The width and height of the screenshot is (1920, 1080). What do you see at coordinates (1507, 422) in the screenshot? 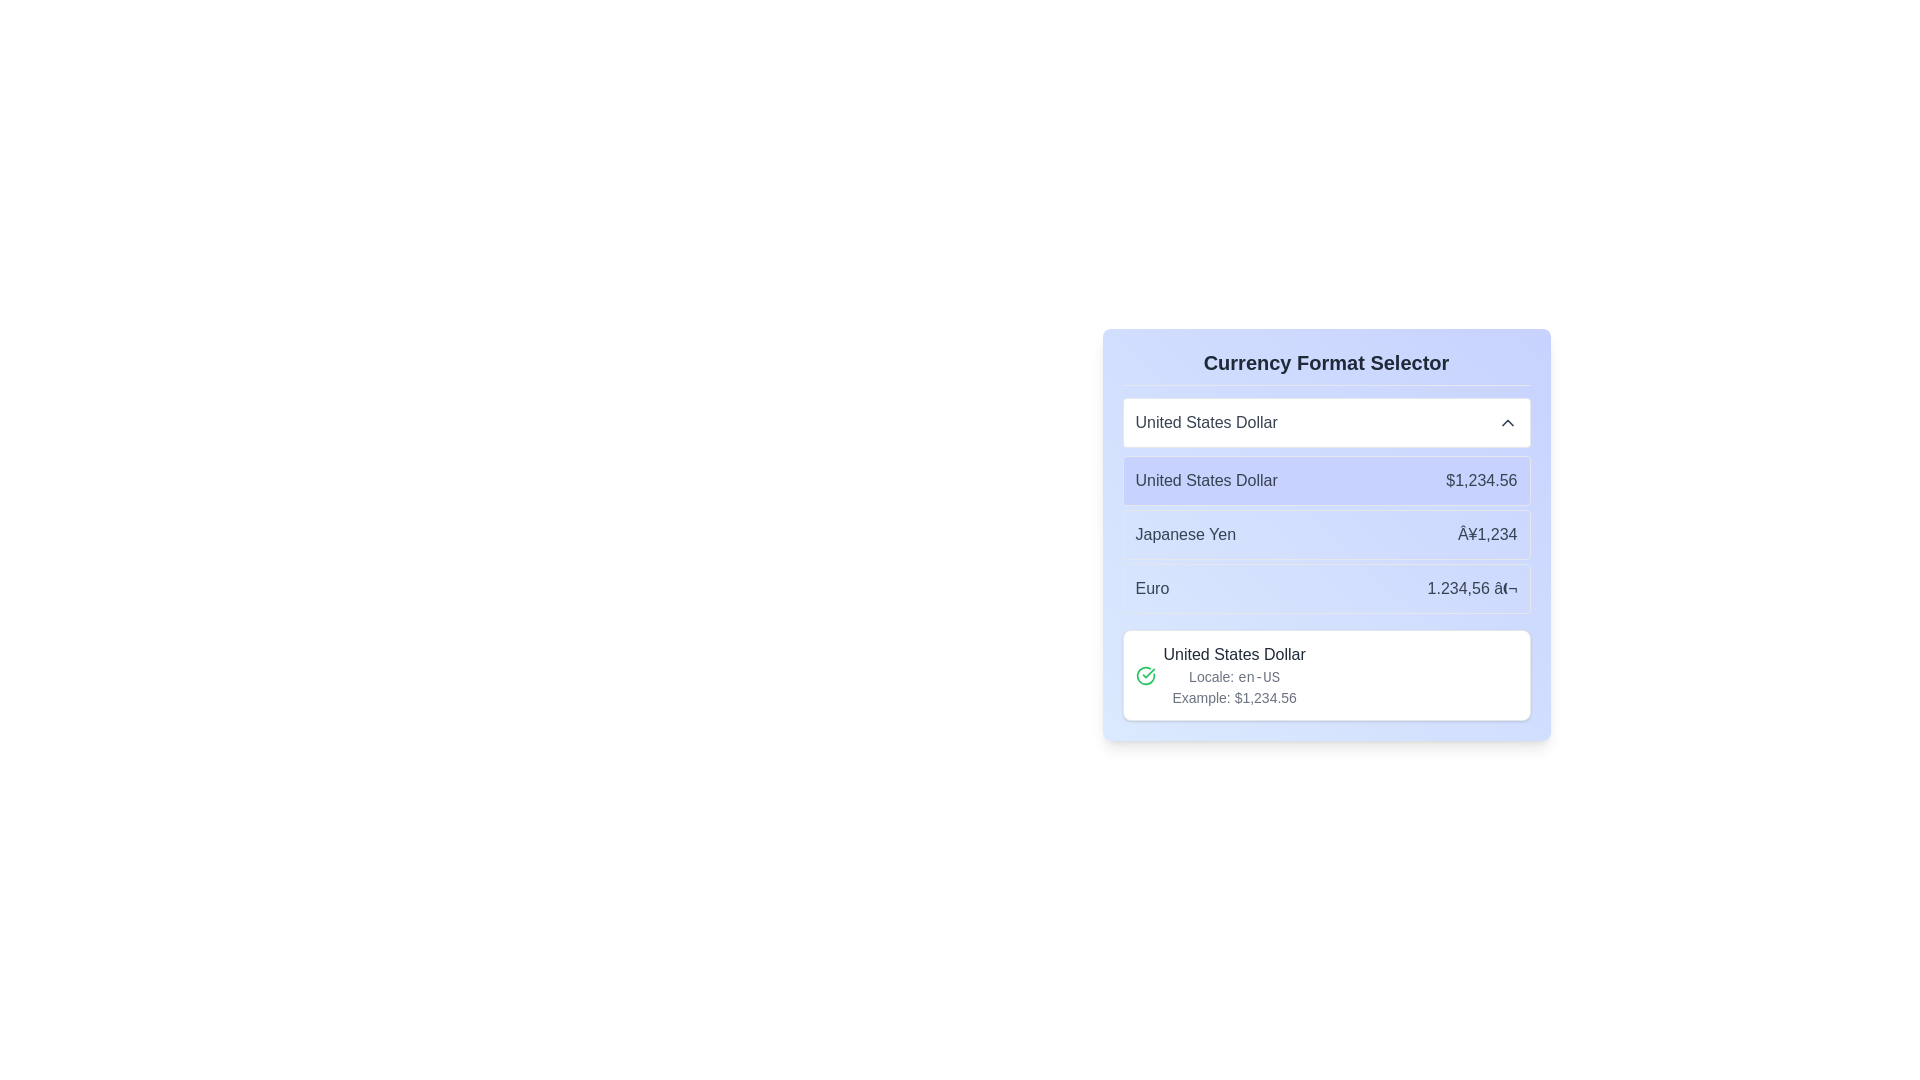
I see `the SVG icon in the top-right corner of the 'United States Dollar' dropdown menu, which indicates the dropdown can be expanded` at bounding box center [1507, 422].